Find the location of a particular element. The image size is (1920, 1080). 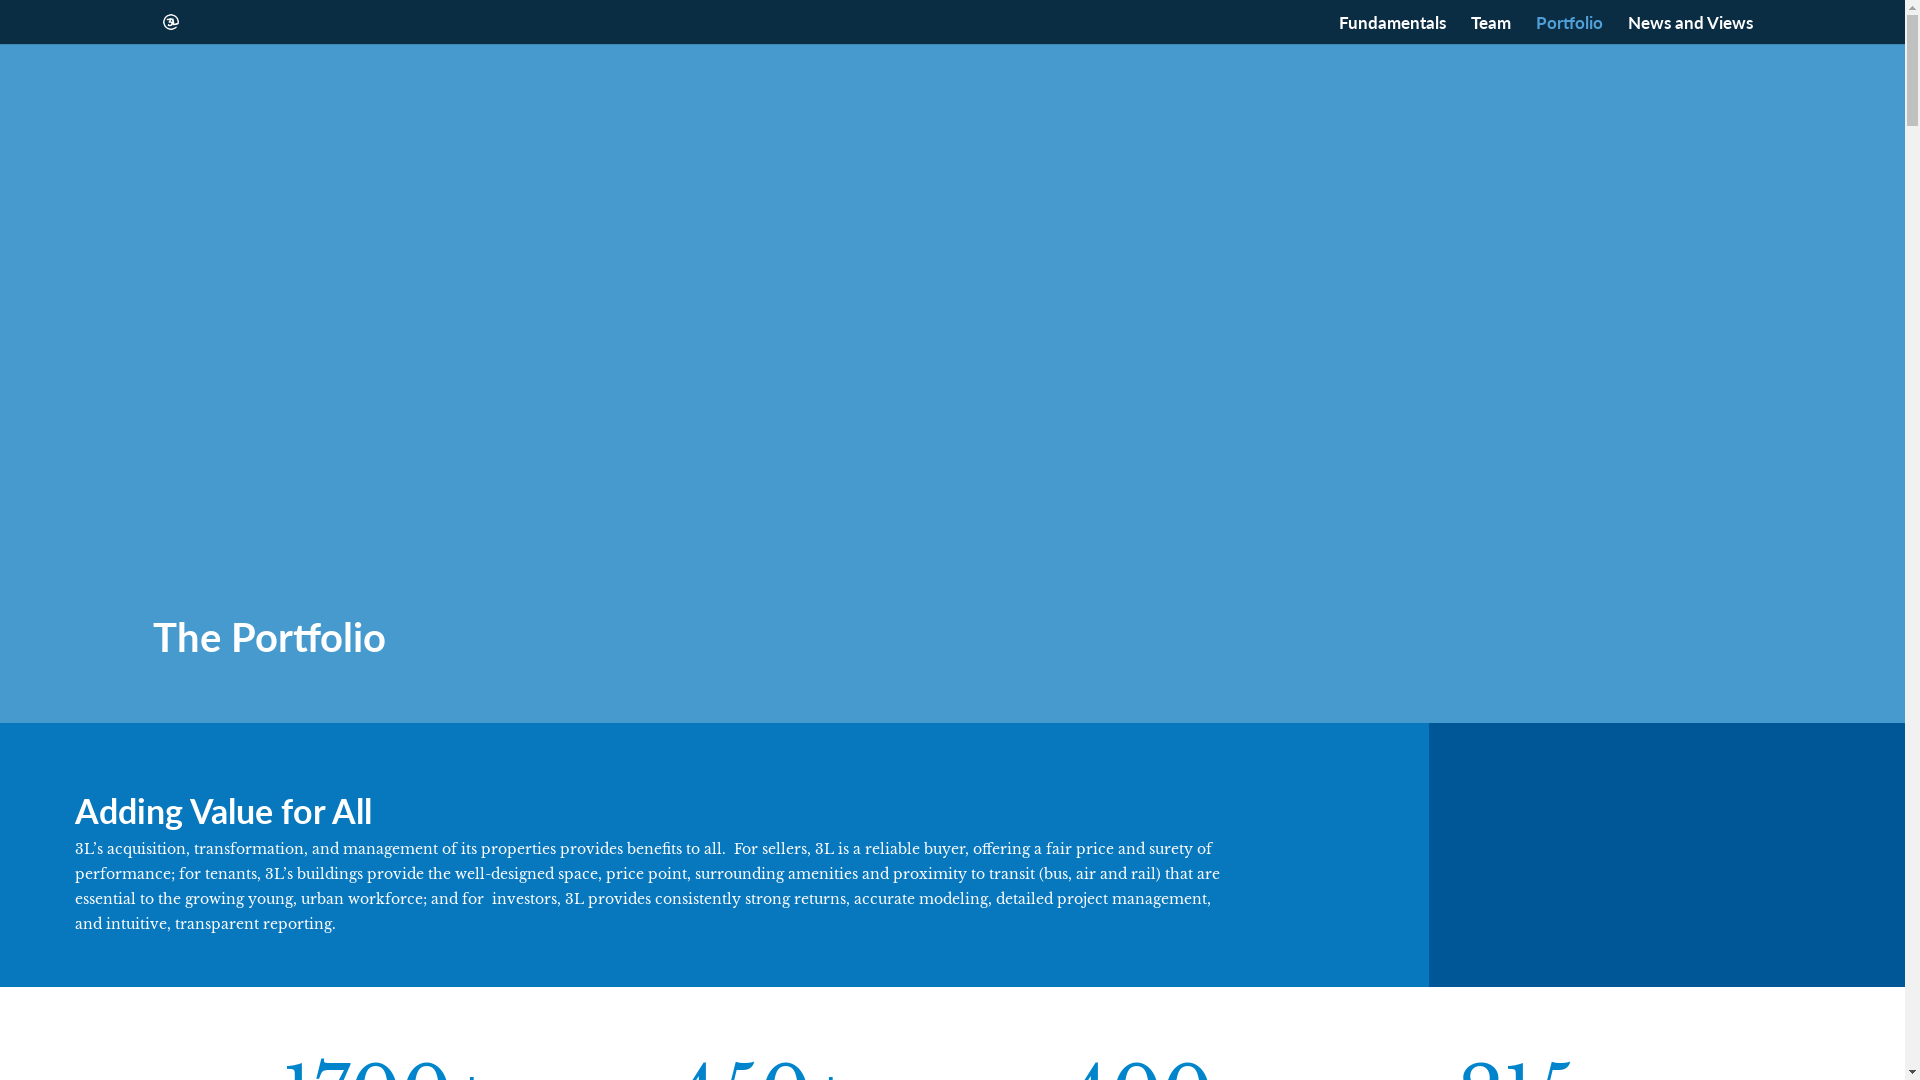

'News and Views' is located at coordinates (1627, 29).